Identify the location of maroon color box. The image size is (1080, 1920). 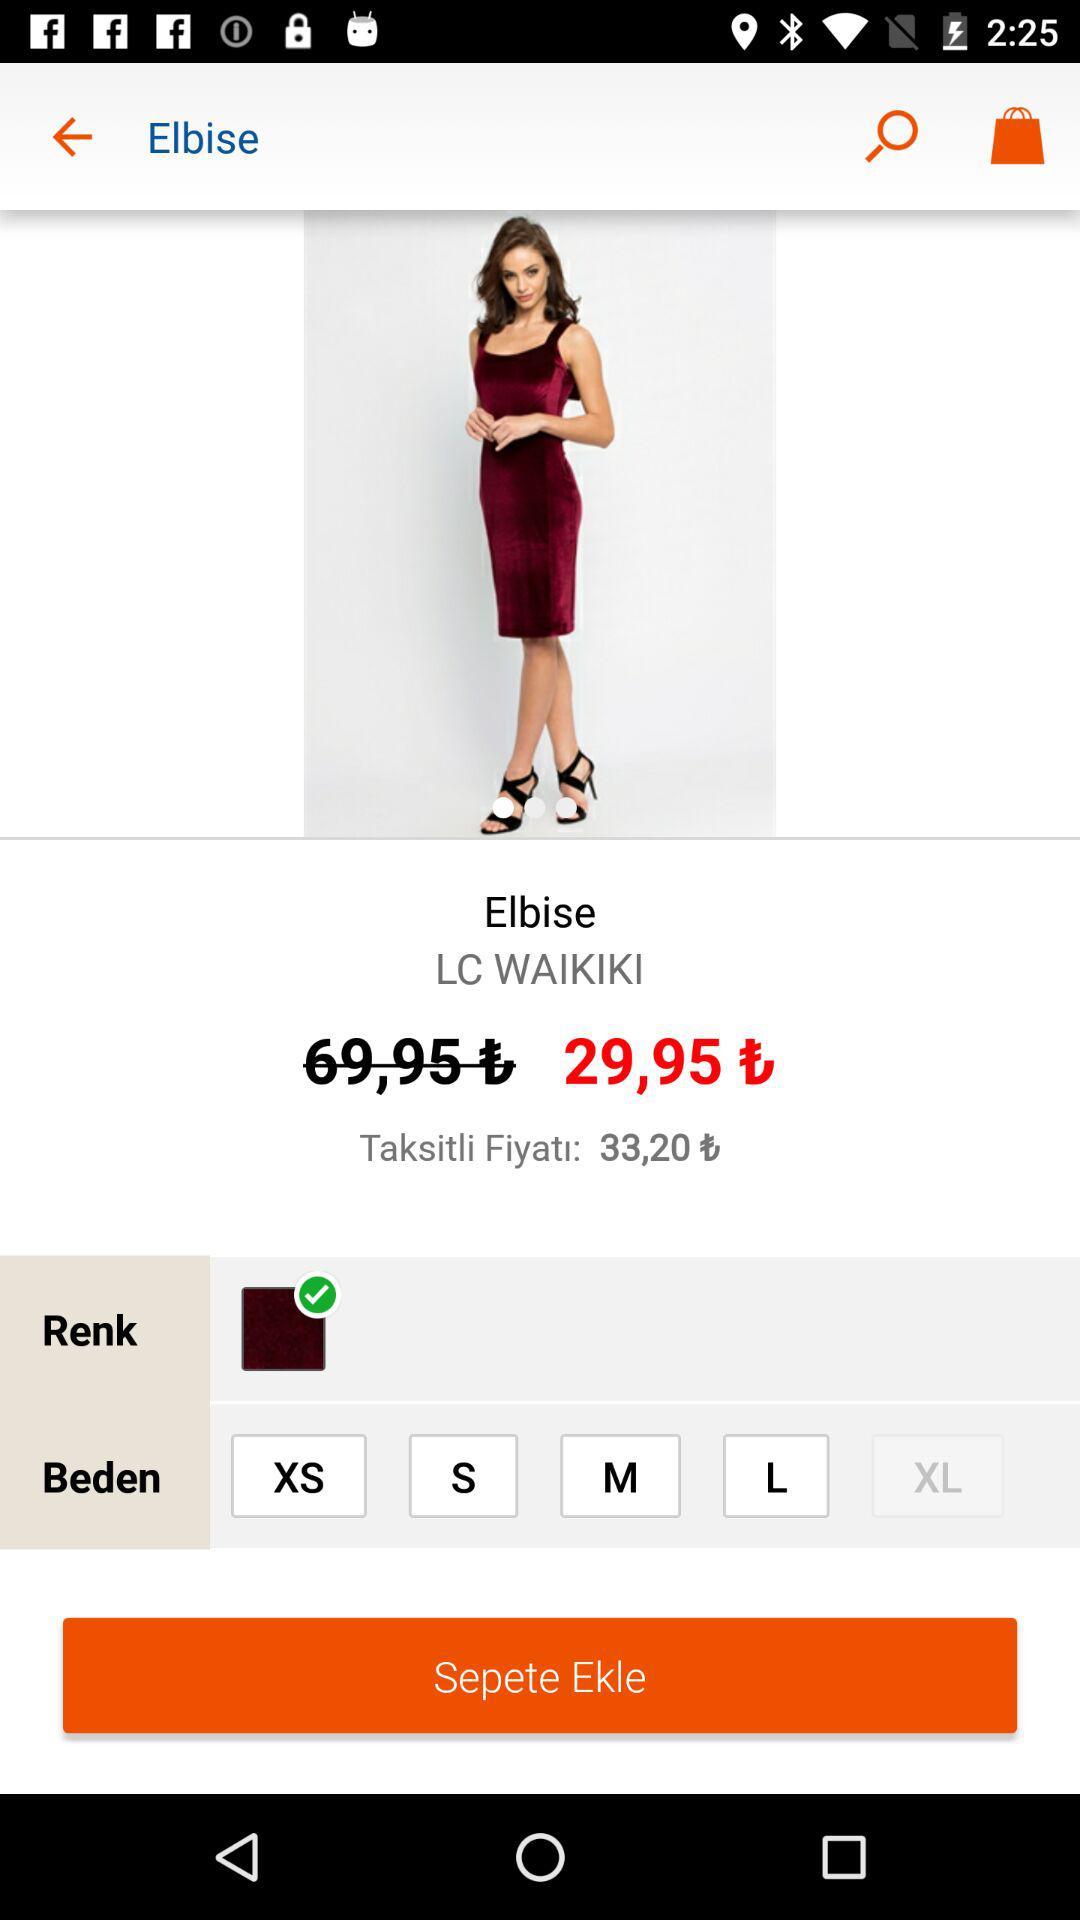
(284, 1329).